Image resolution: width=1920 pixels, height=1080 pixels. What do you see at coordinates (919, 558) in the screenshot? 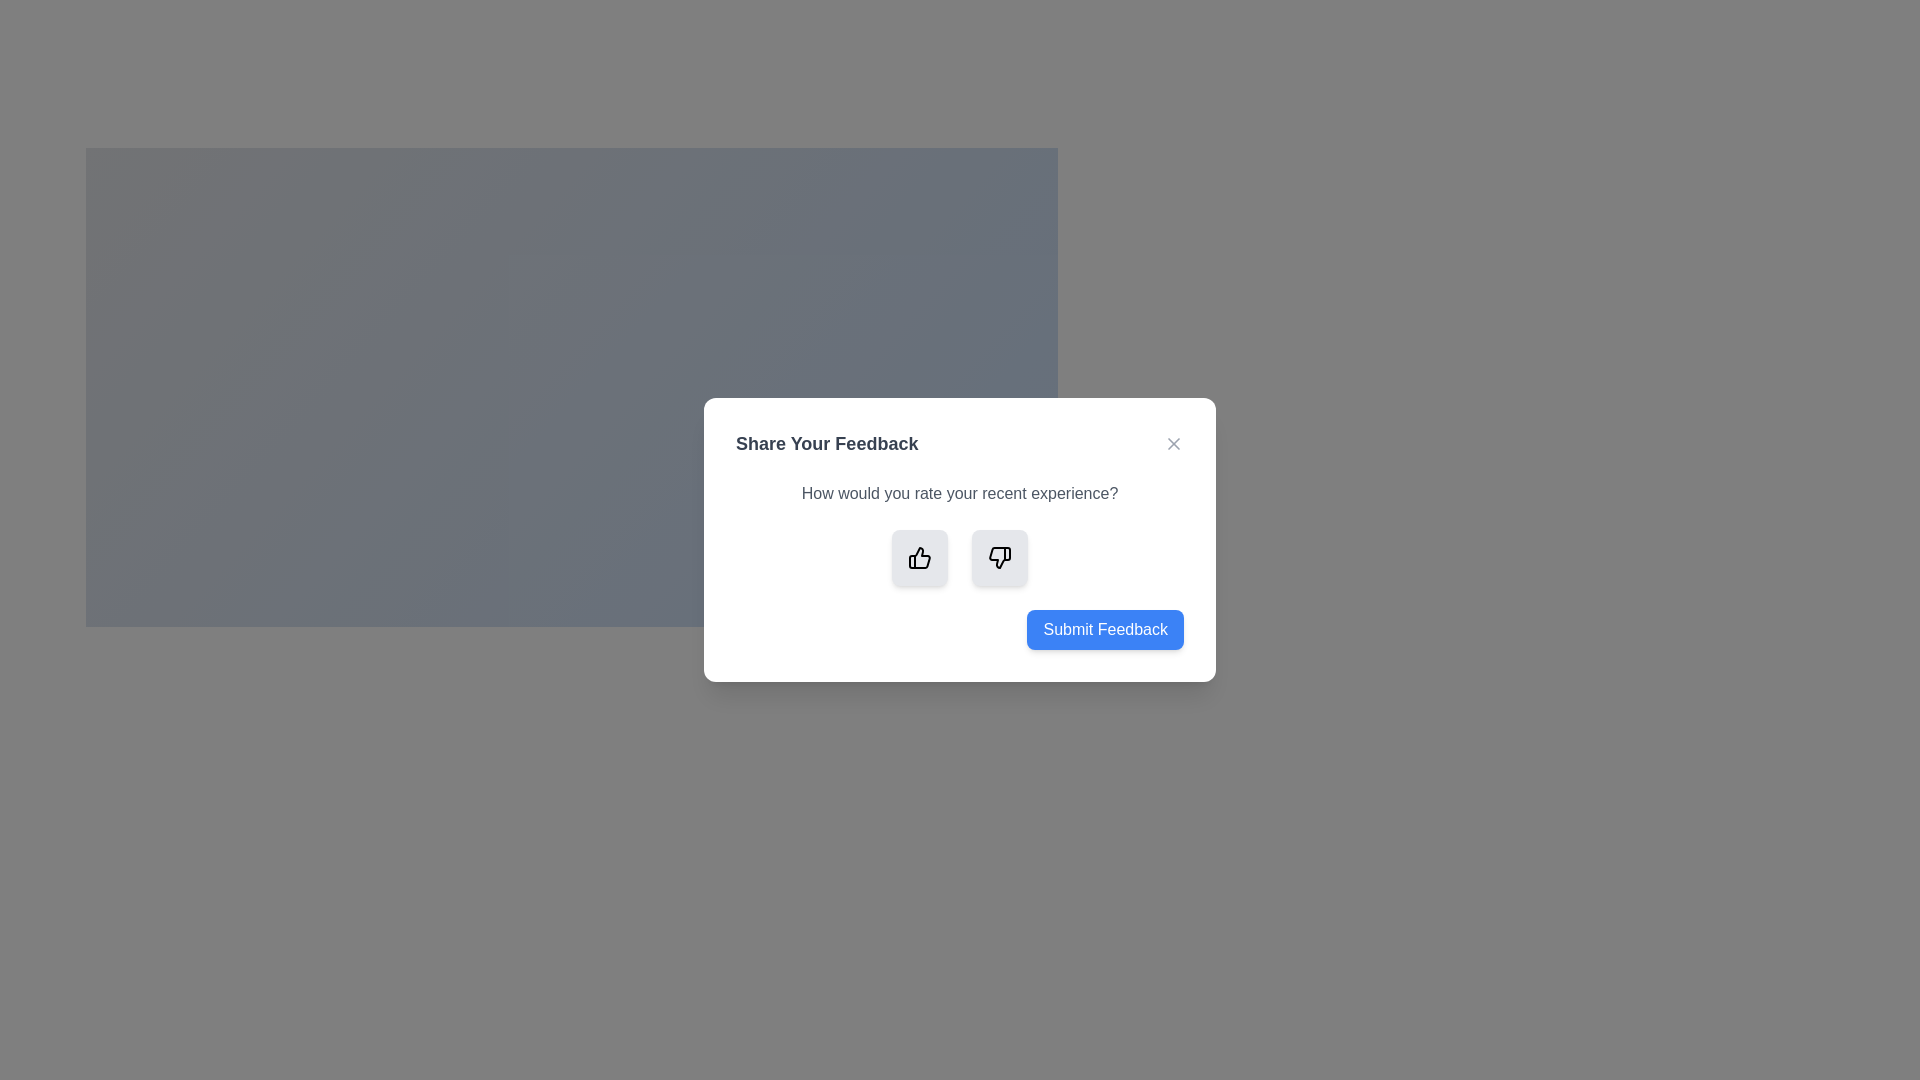
I see `the positive feedback button located in the feedback modal below the question 'How would you rate your recent experience?' to record a favorable response` at bounding box center [919, 558].